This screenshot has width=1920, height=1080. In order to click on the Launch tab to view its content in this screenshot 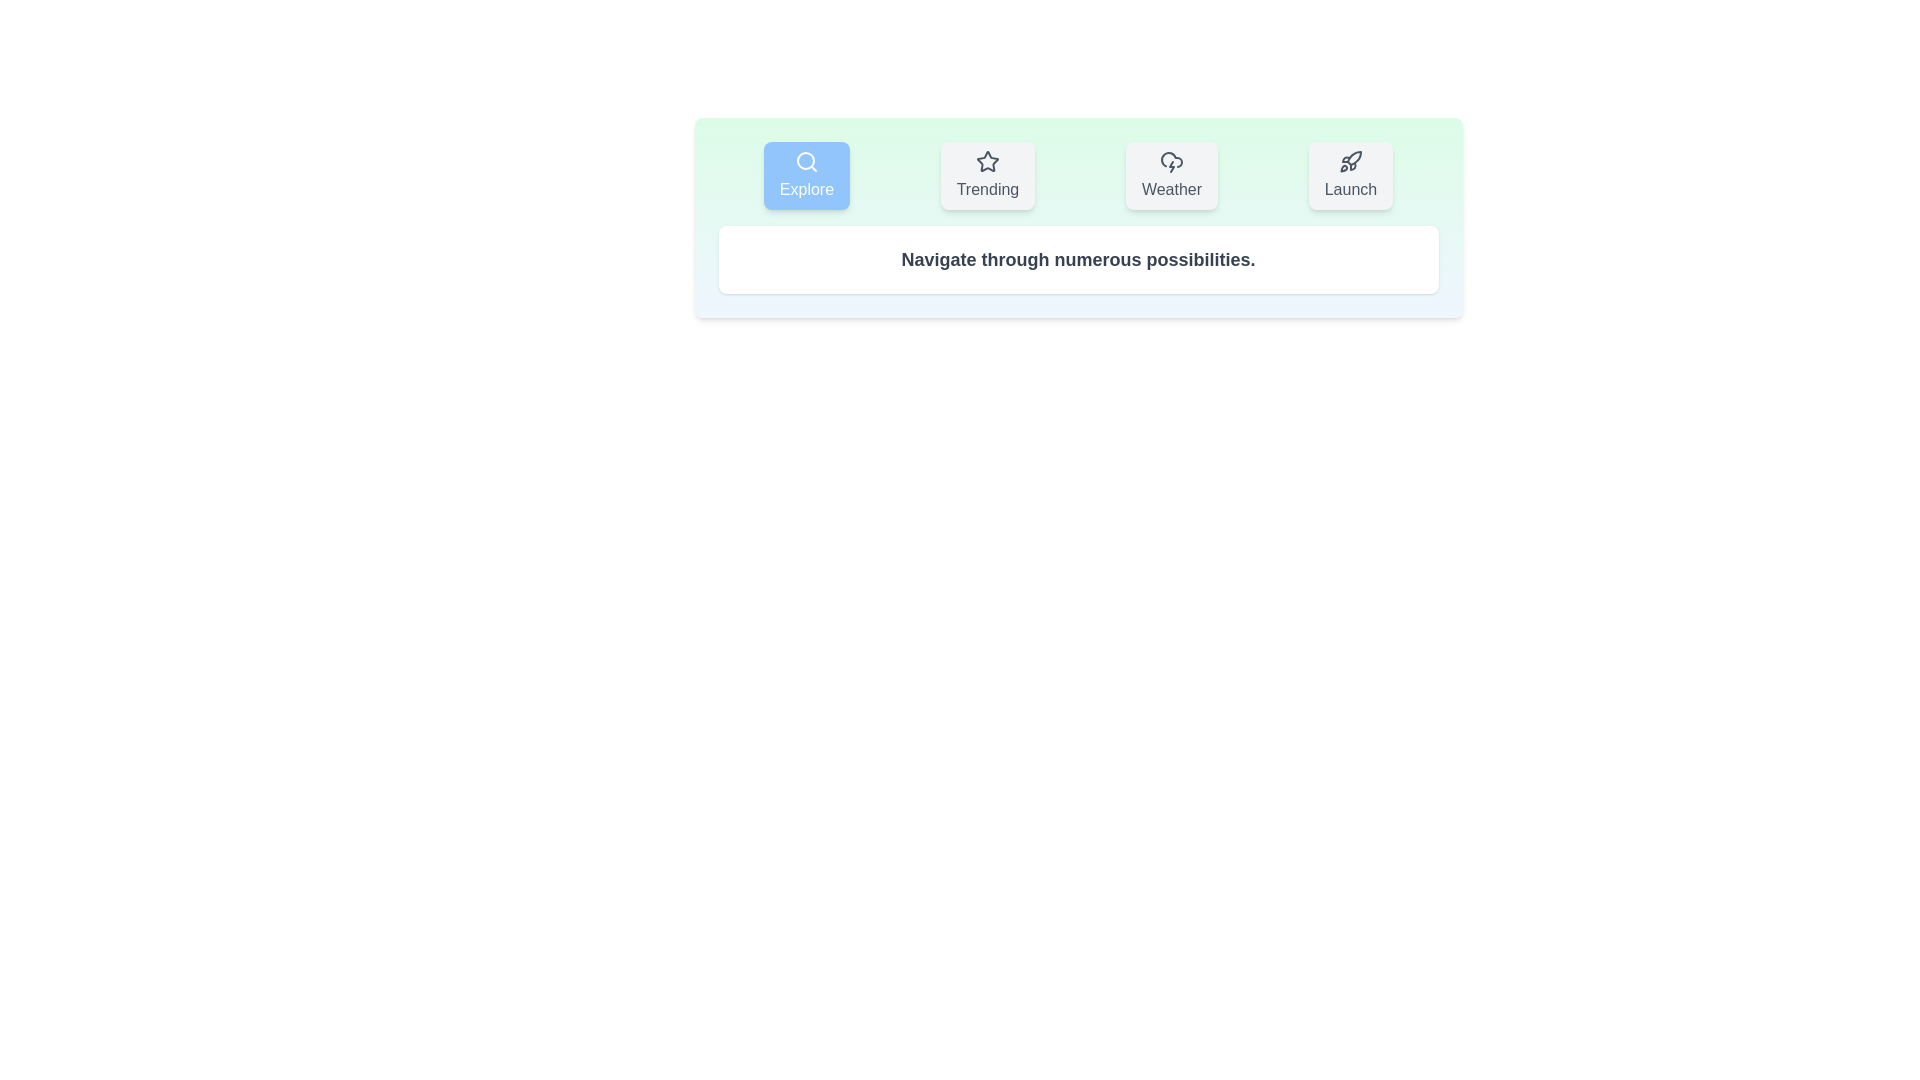, I will do `click(1350, 175)`.